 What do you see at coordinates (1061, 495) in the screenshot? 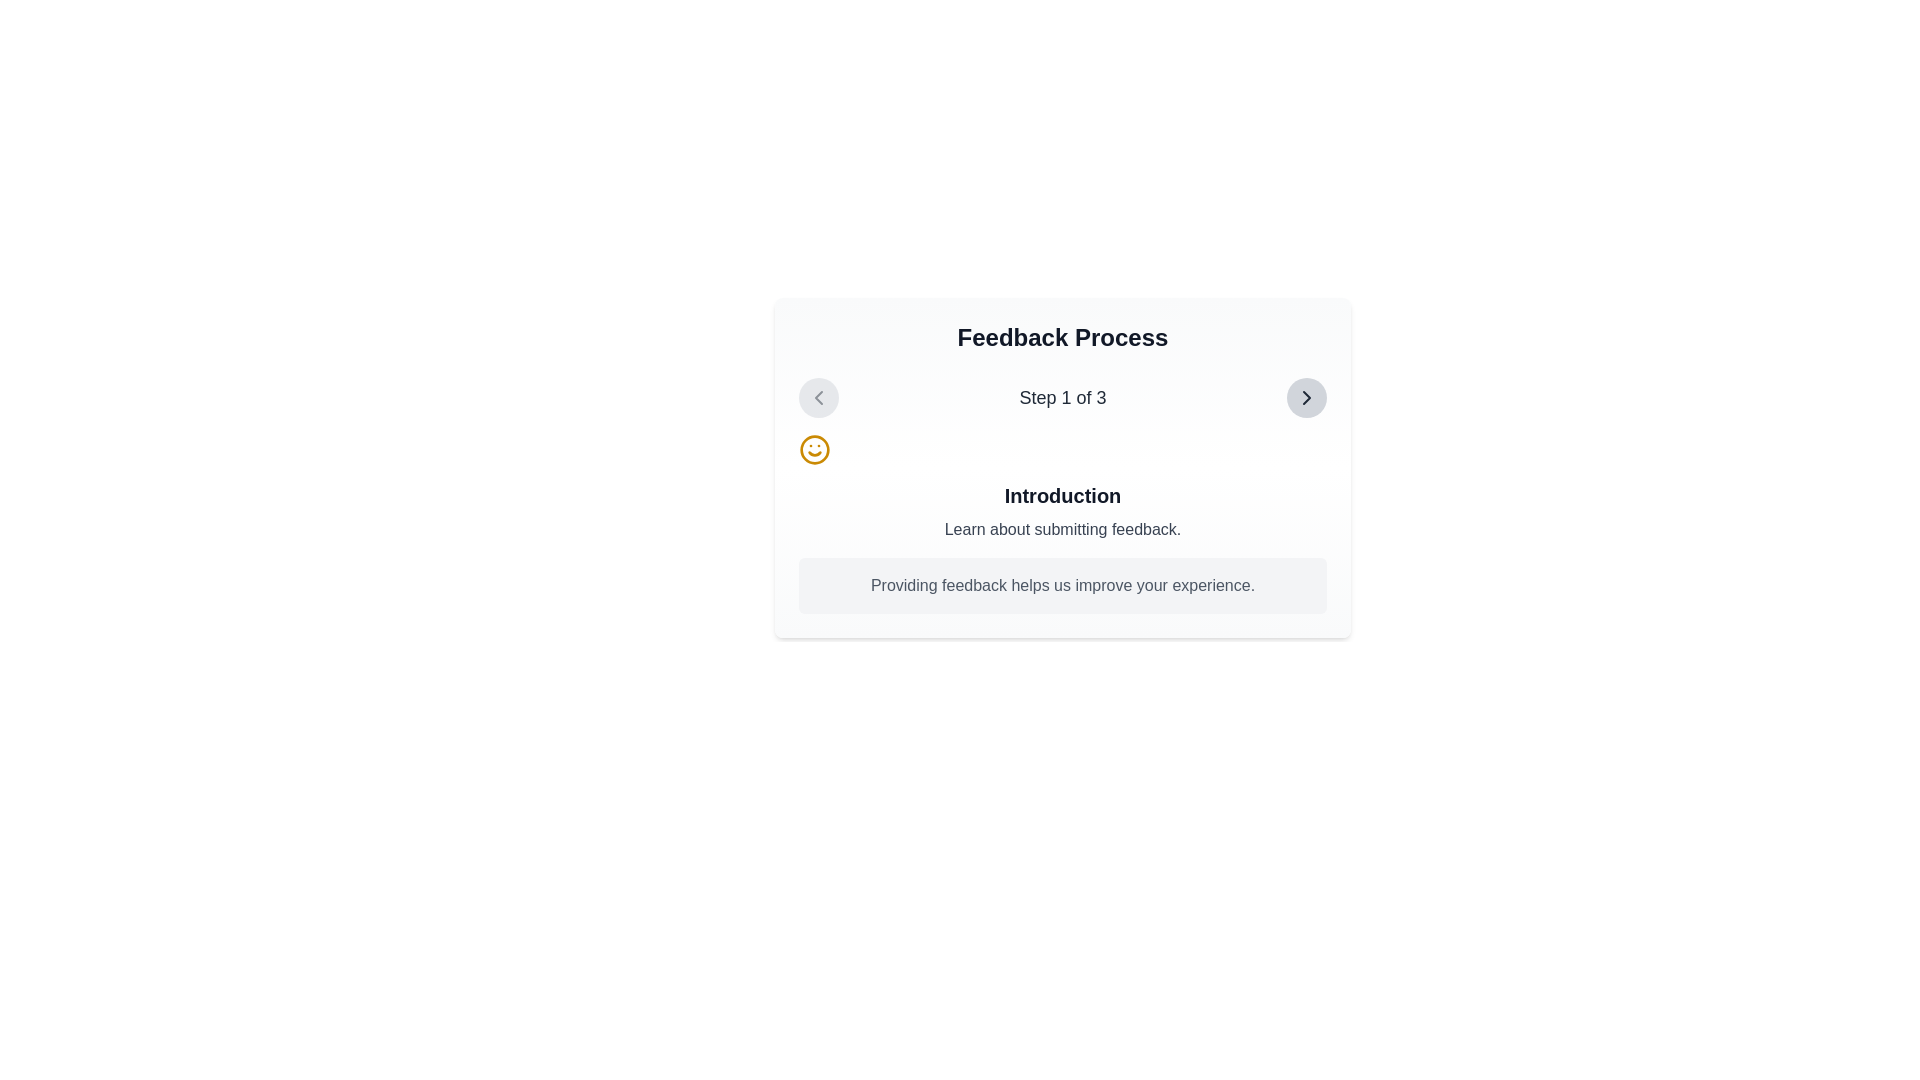
I see `the heading element that reads 'Introduction' in bold black font, centered on the page and located in the top-middle region of the 'Feedback Process' box` at bounding box center [1061, 495].